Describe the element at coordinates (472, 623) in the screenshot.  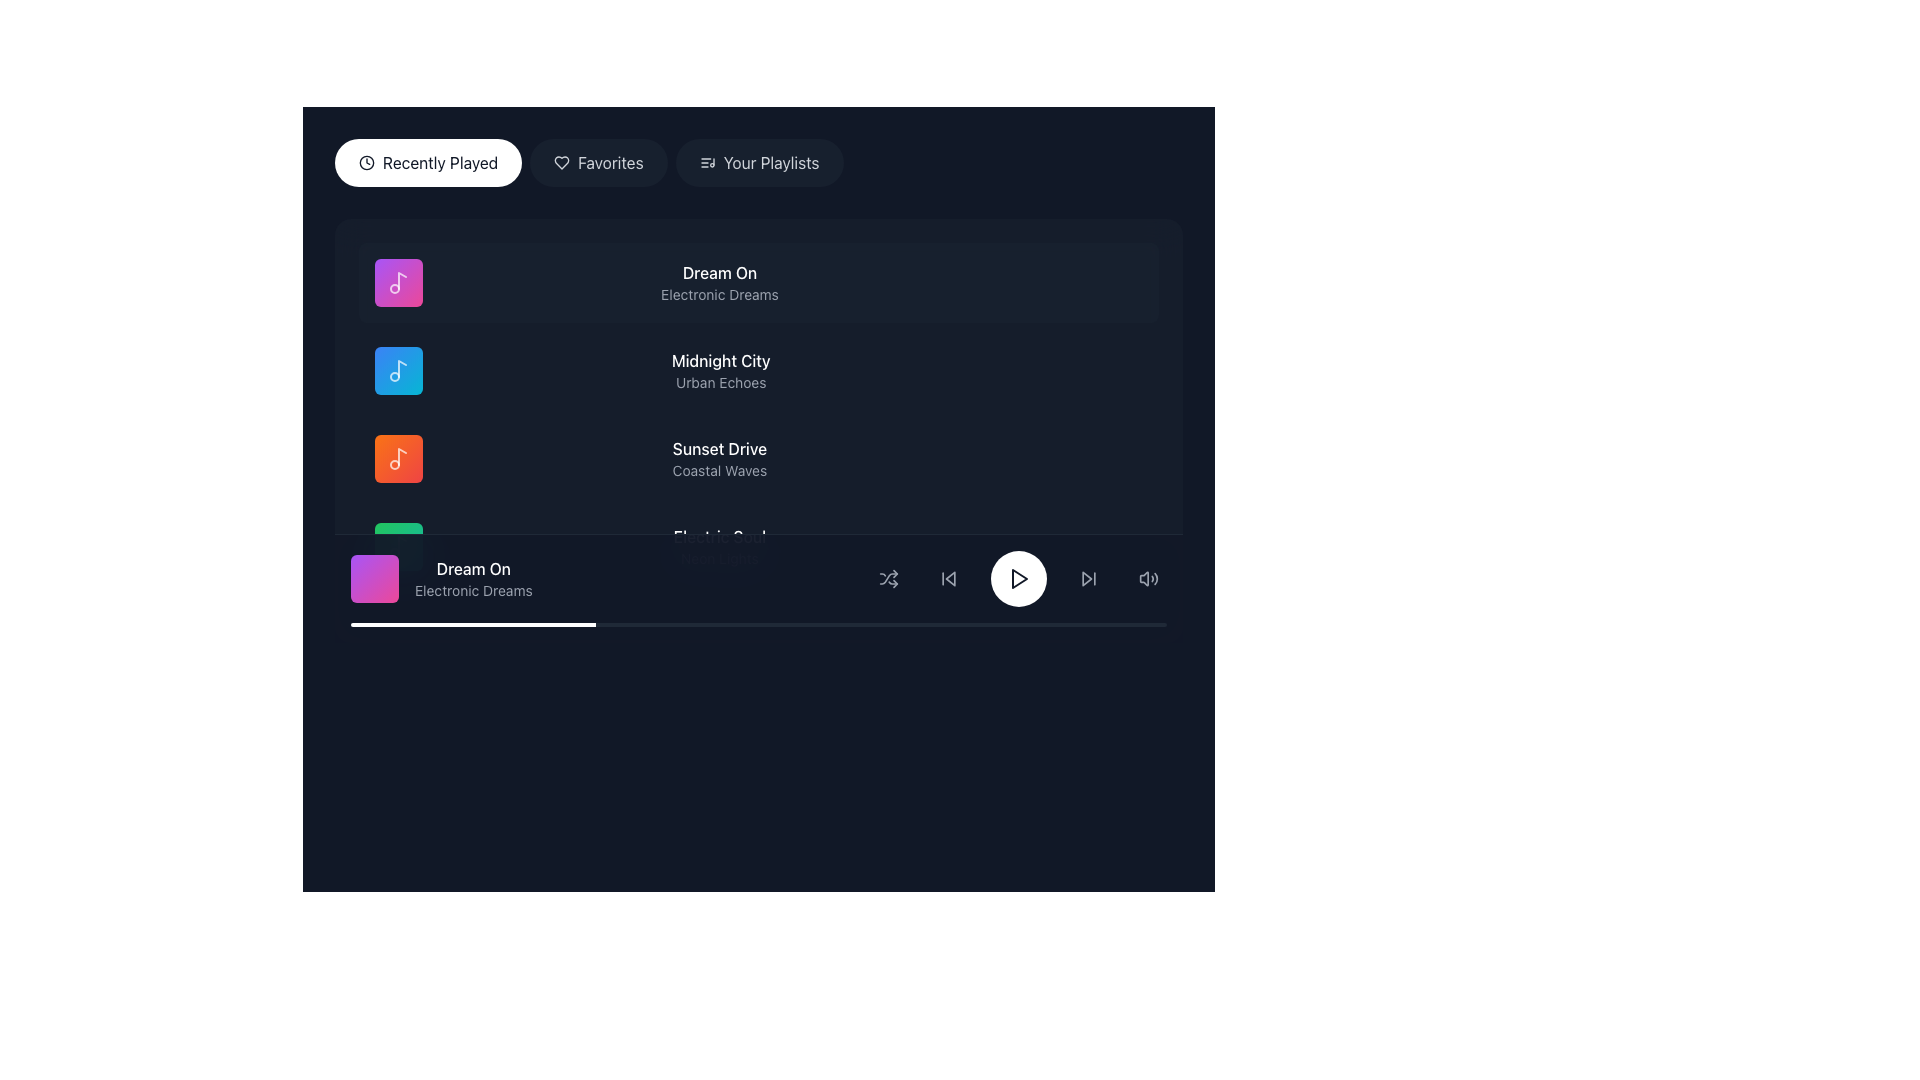
I see `the progress indicator for the music track 'Dream On' by 'Electronic Dreams', located near the bottom of the interface under the track details section` at that location.